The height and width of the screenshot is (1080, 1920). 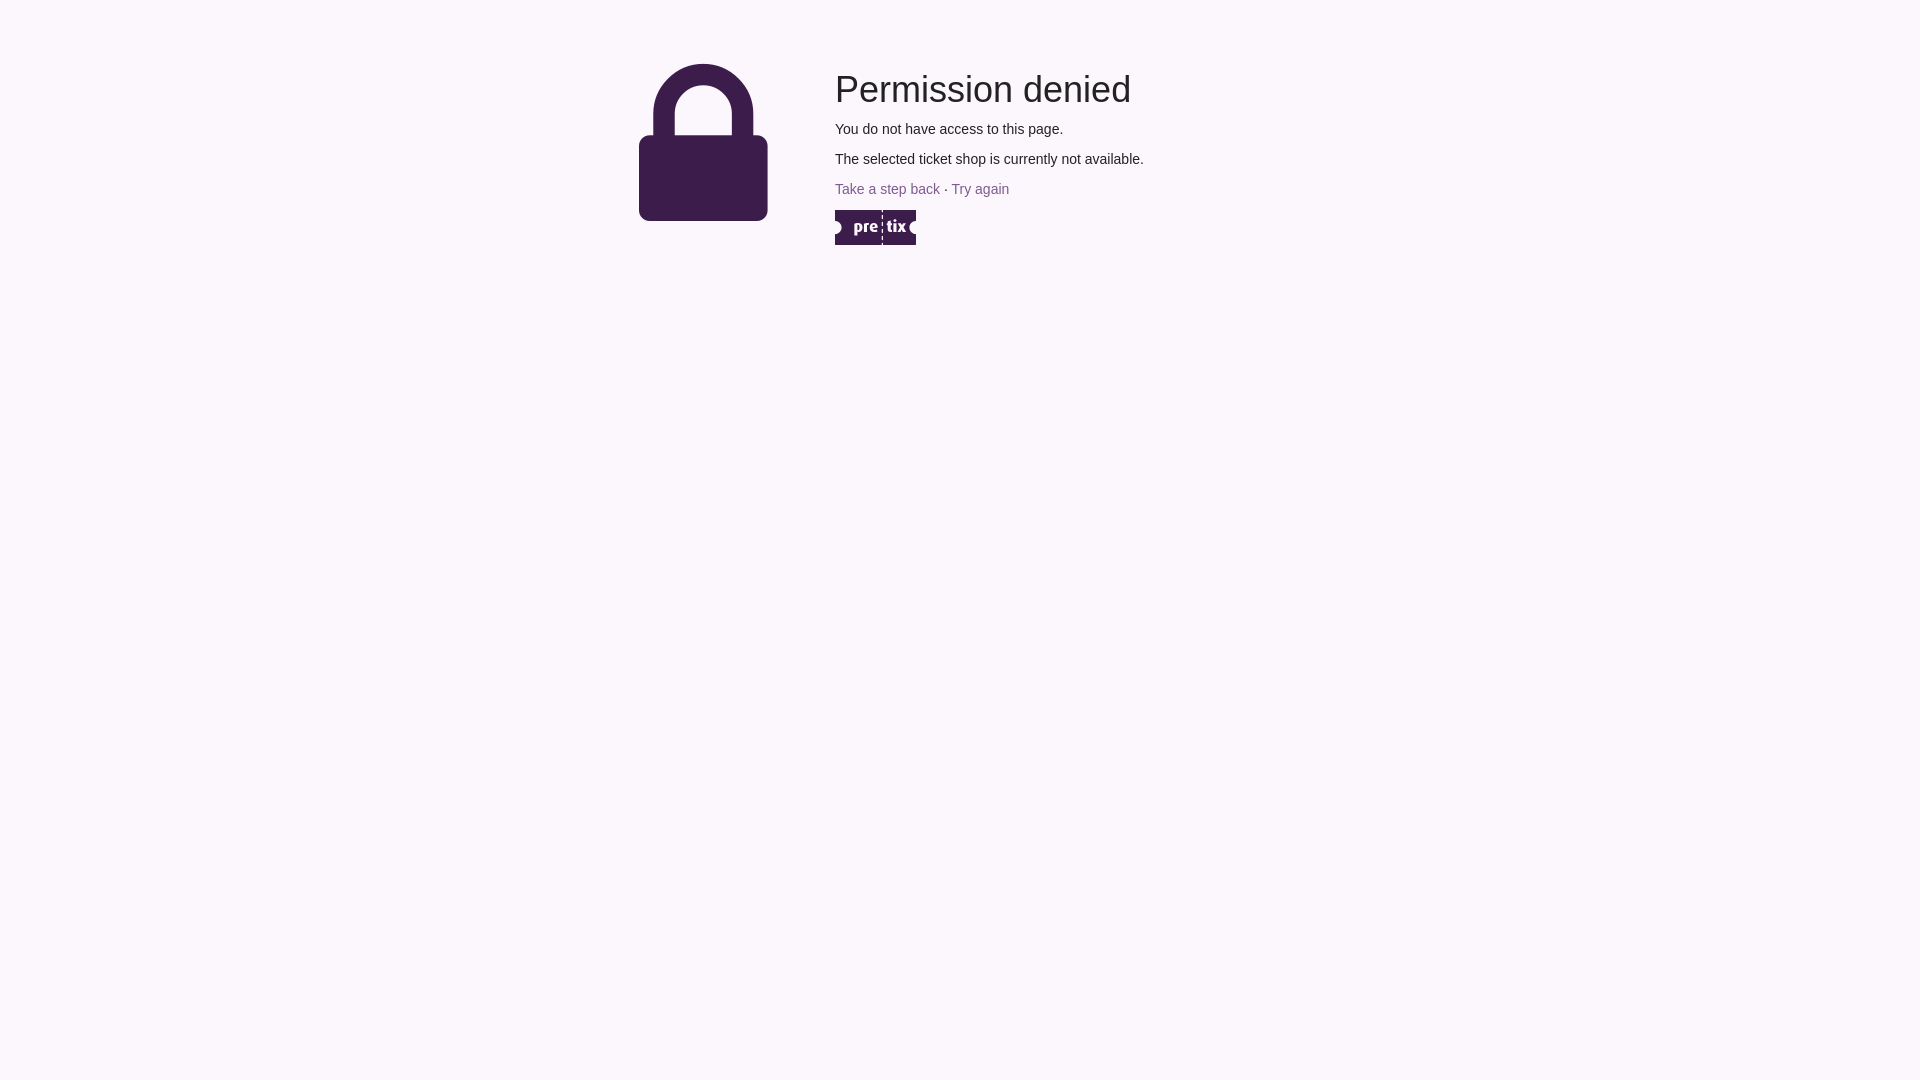 I want to click on 'Try again', so click(x=979, y=189).